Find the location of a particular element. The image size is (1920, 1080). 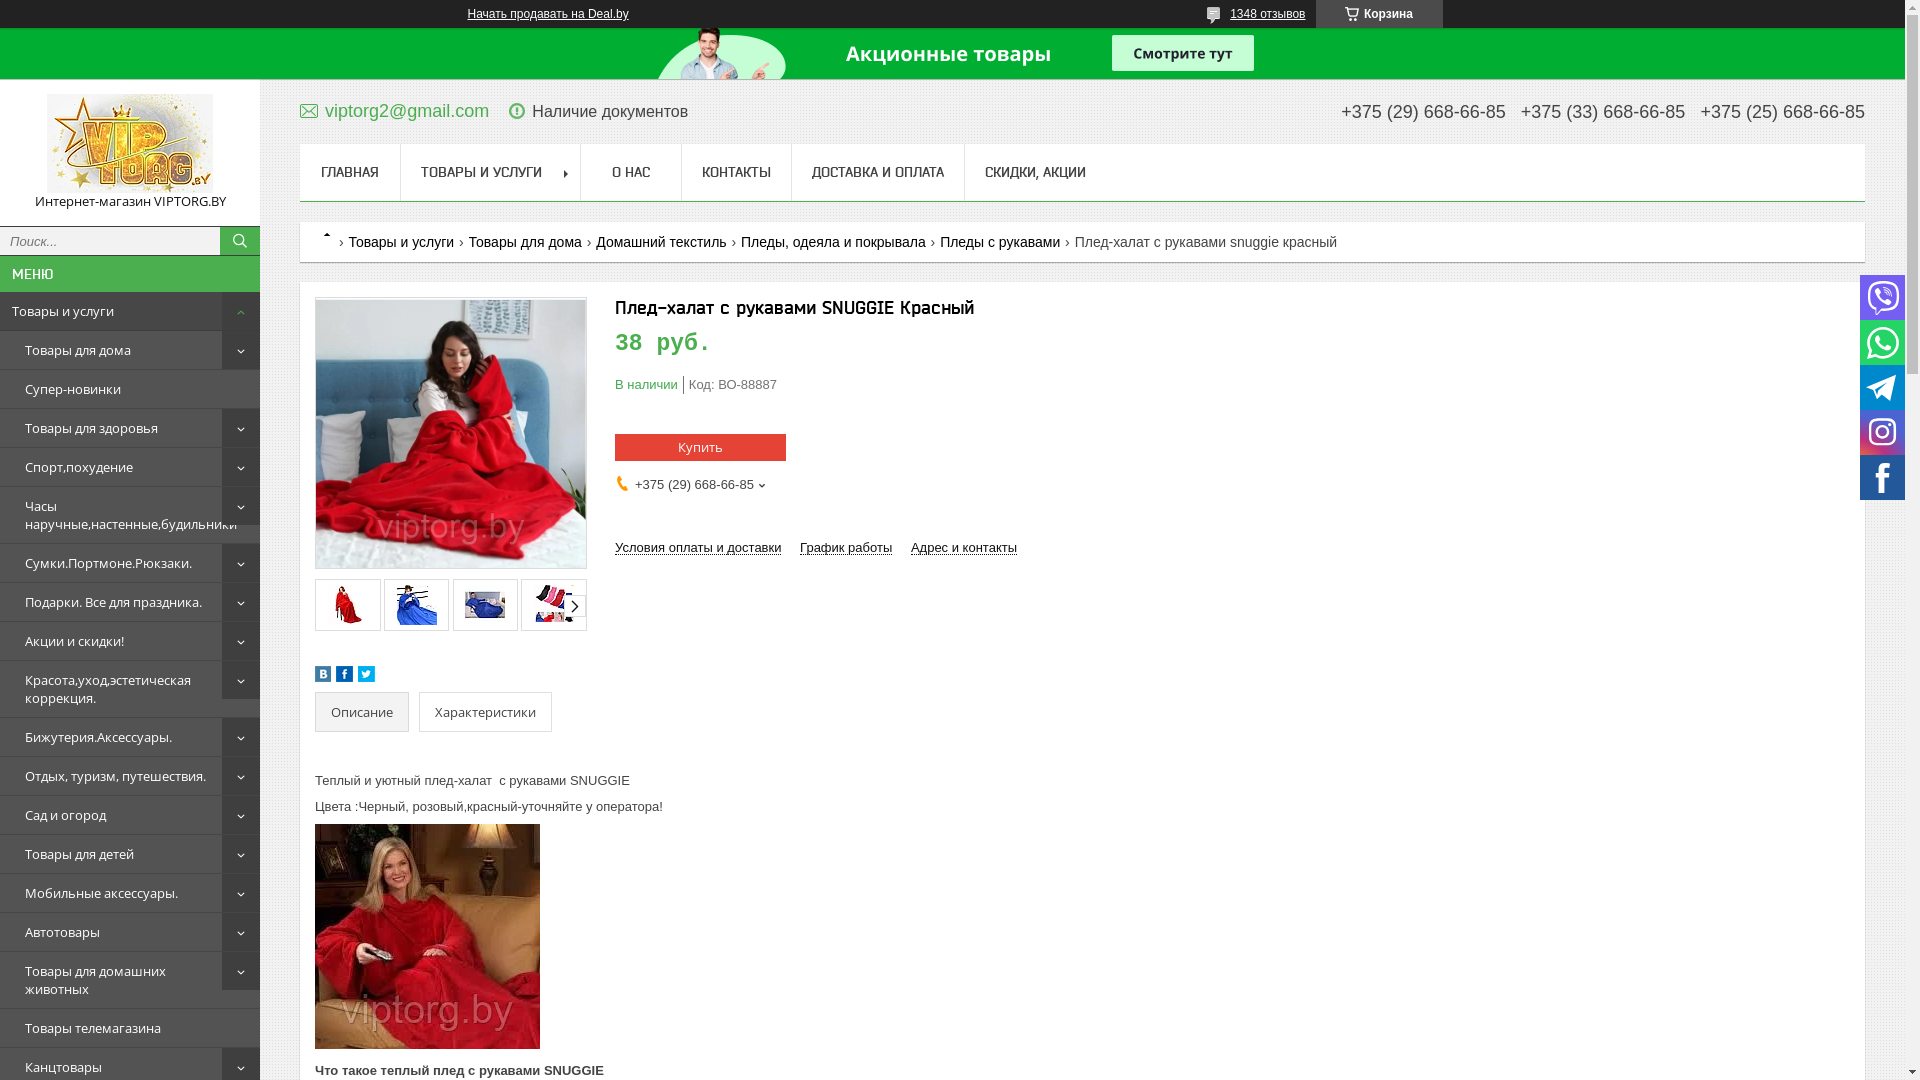

'viptorg2@gmail.com' is located at coordinates (394, 110).